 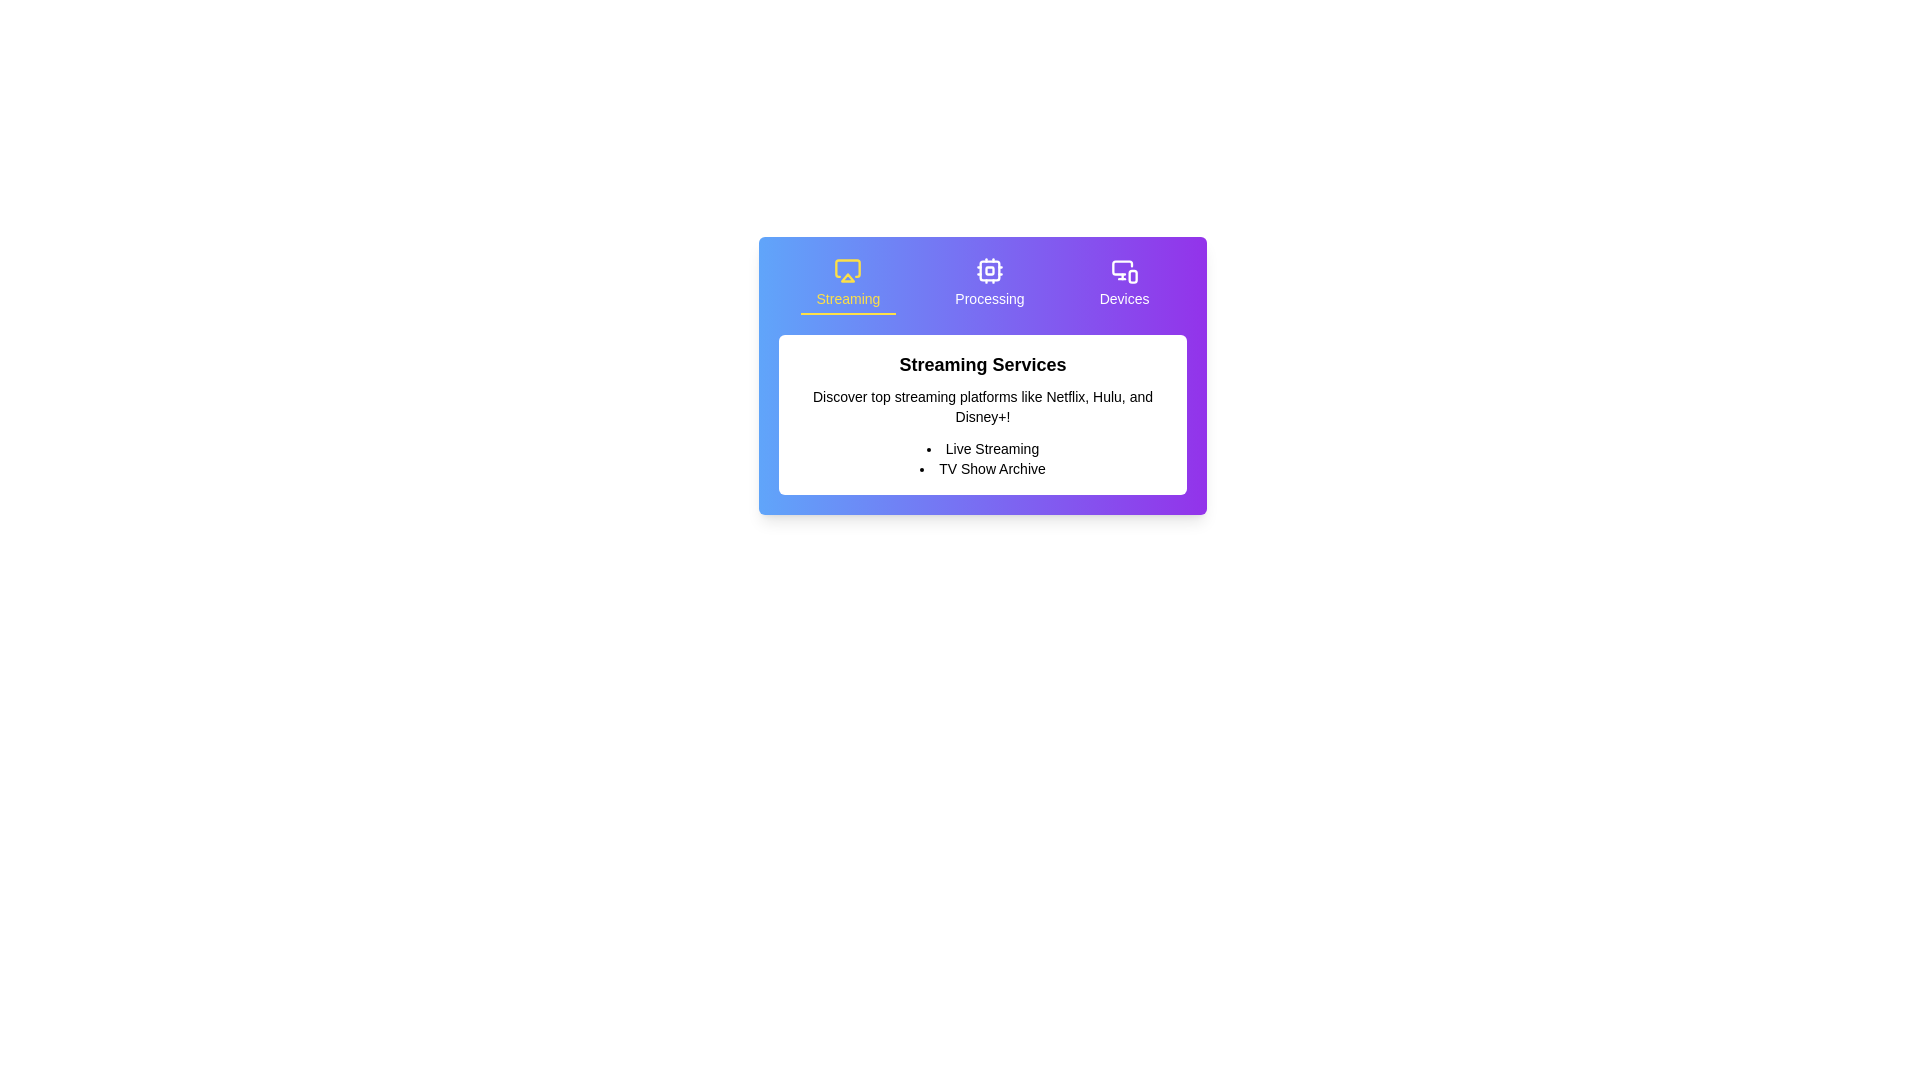 I want to click on the Unordered List containing 'Live Streaming' and 'TV Show Archive', which is positioned below the heading 'Streaming Services' and the descriptive text about streaming platforms, so click(x=983, y=459).